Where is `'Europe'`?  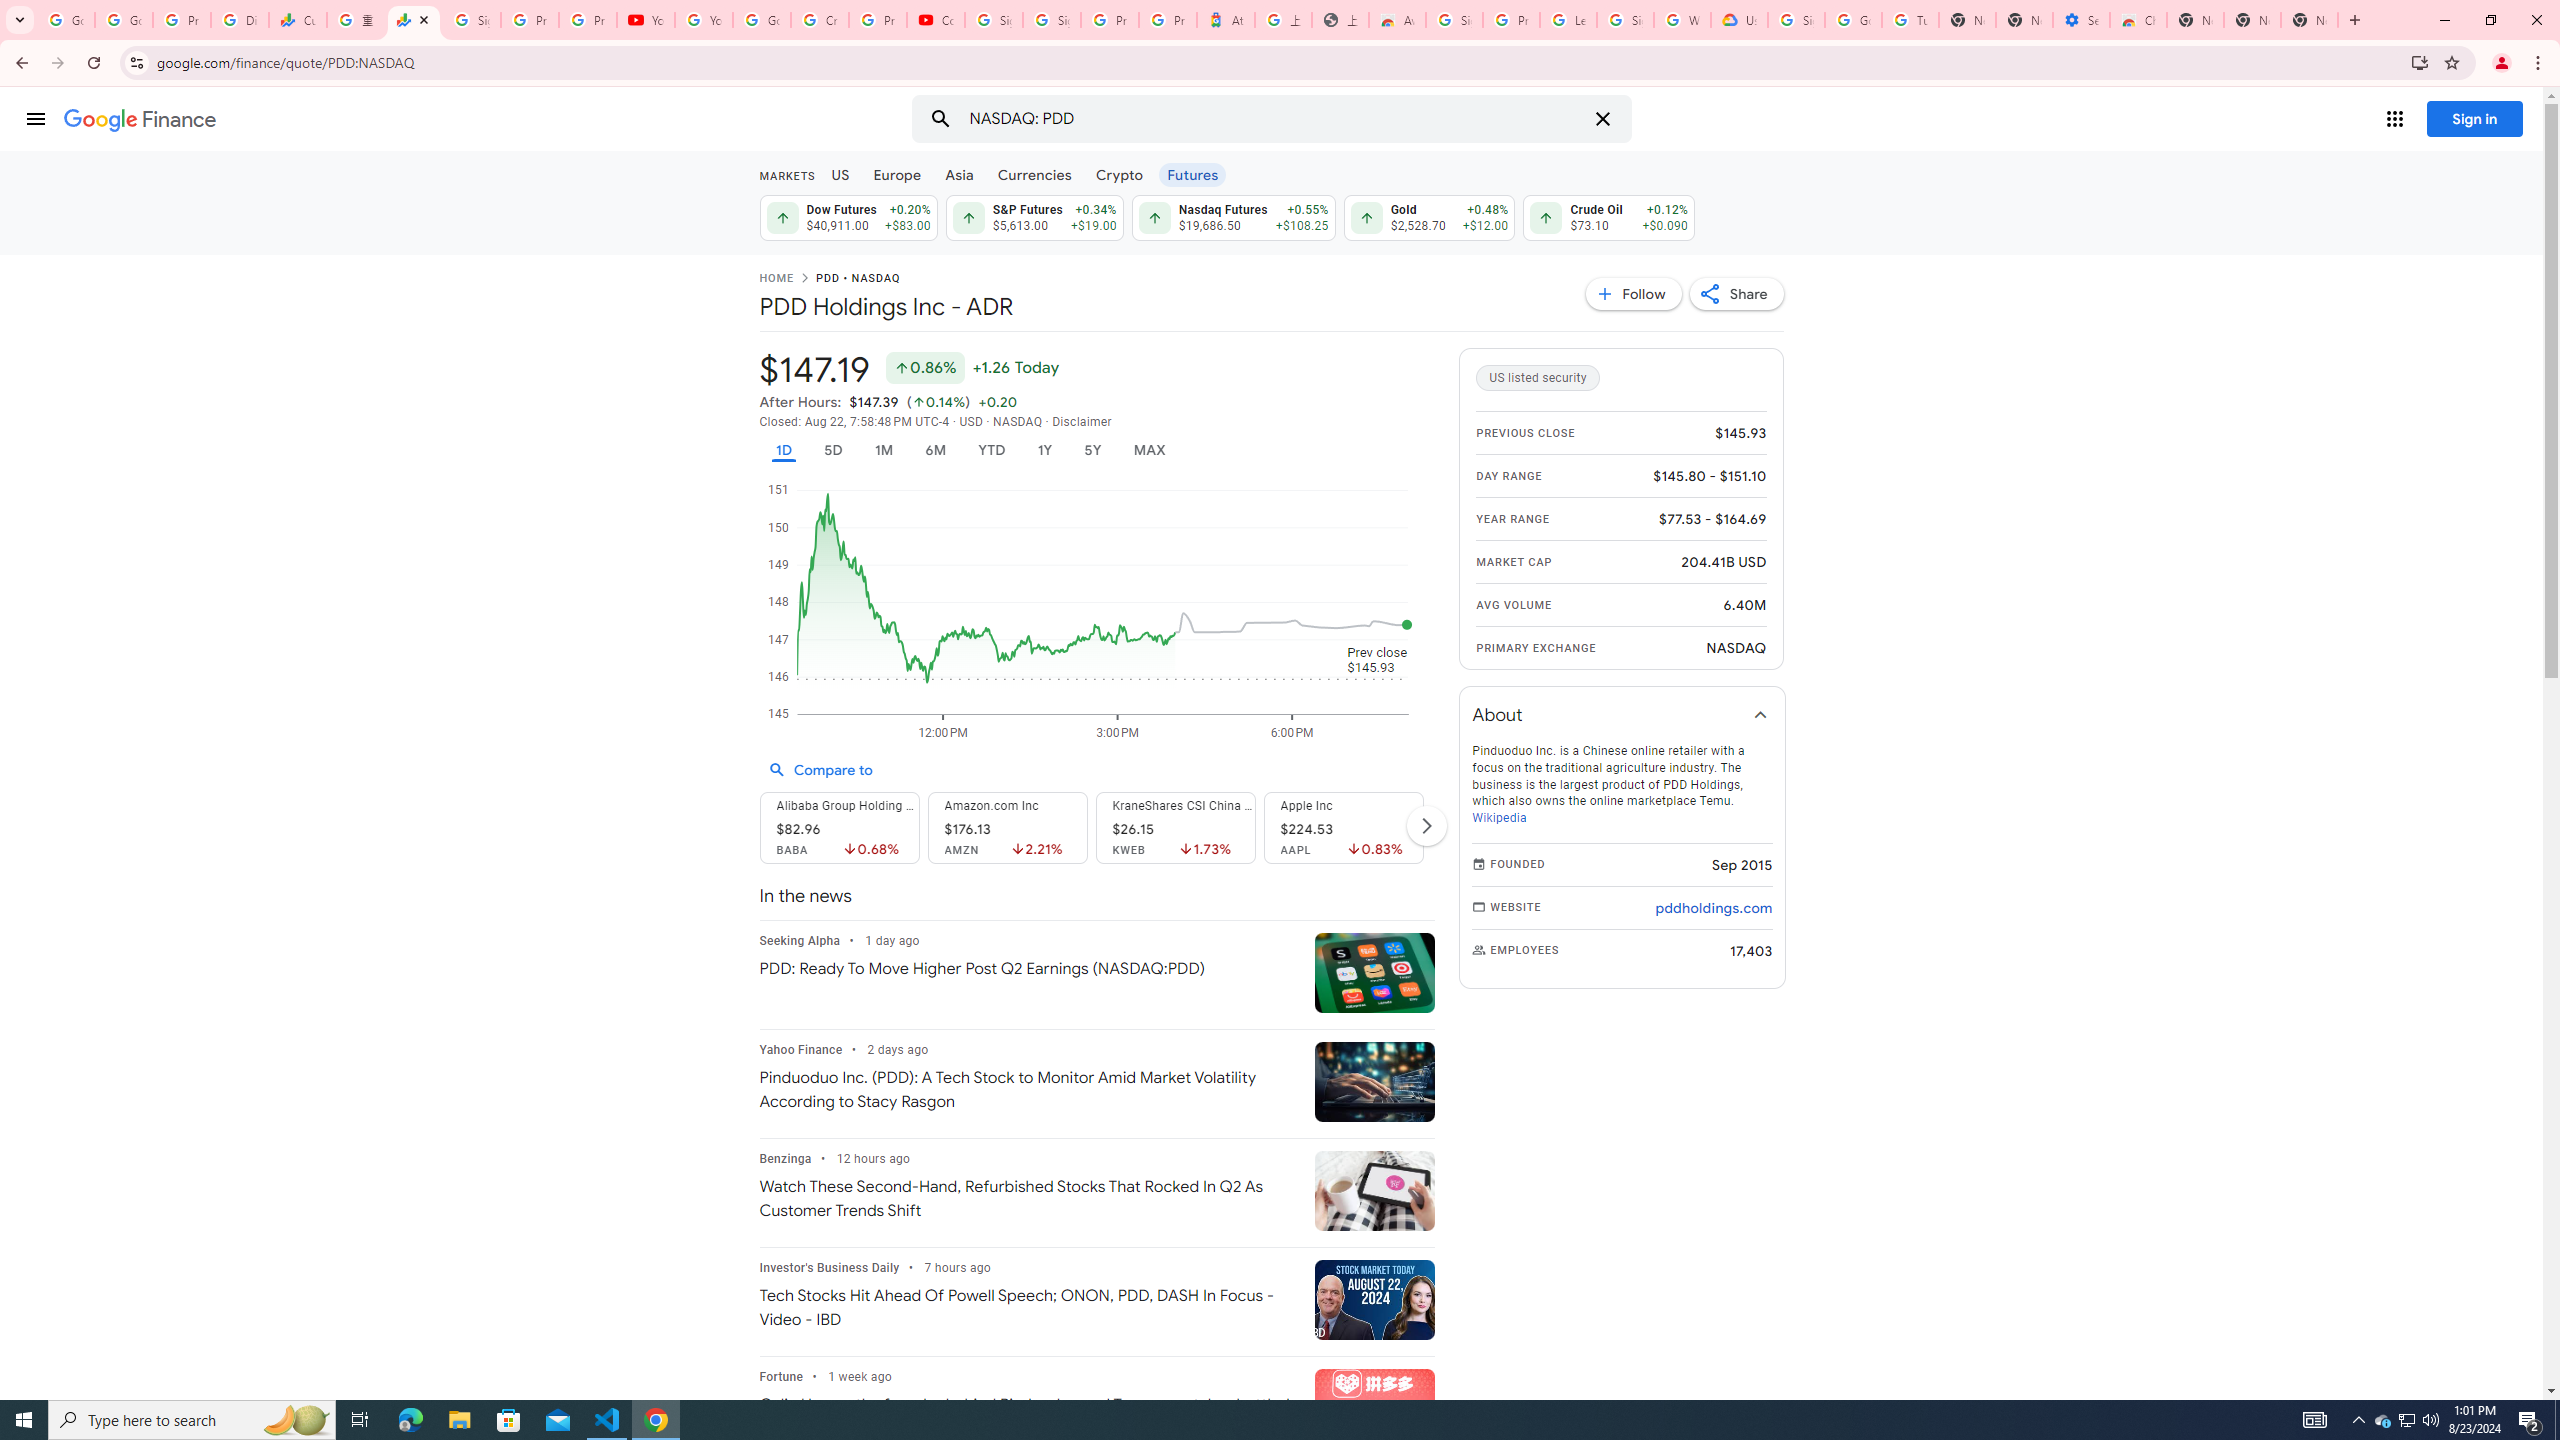
'Europe' is located at coordinates (896, 173).